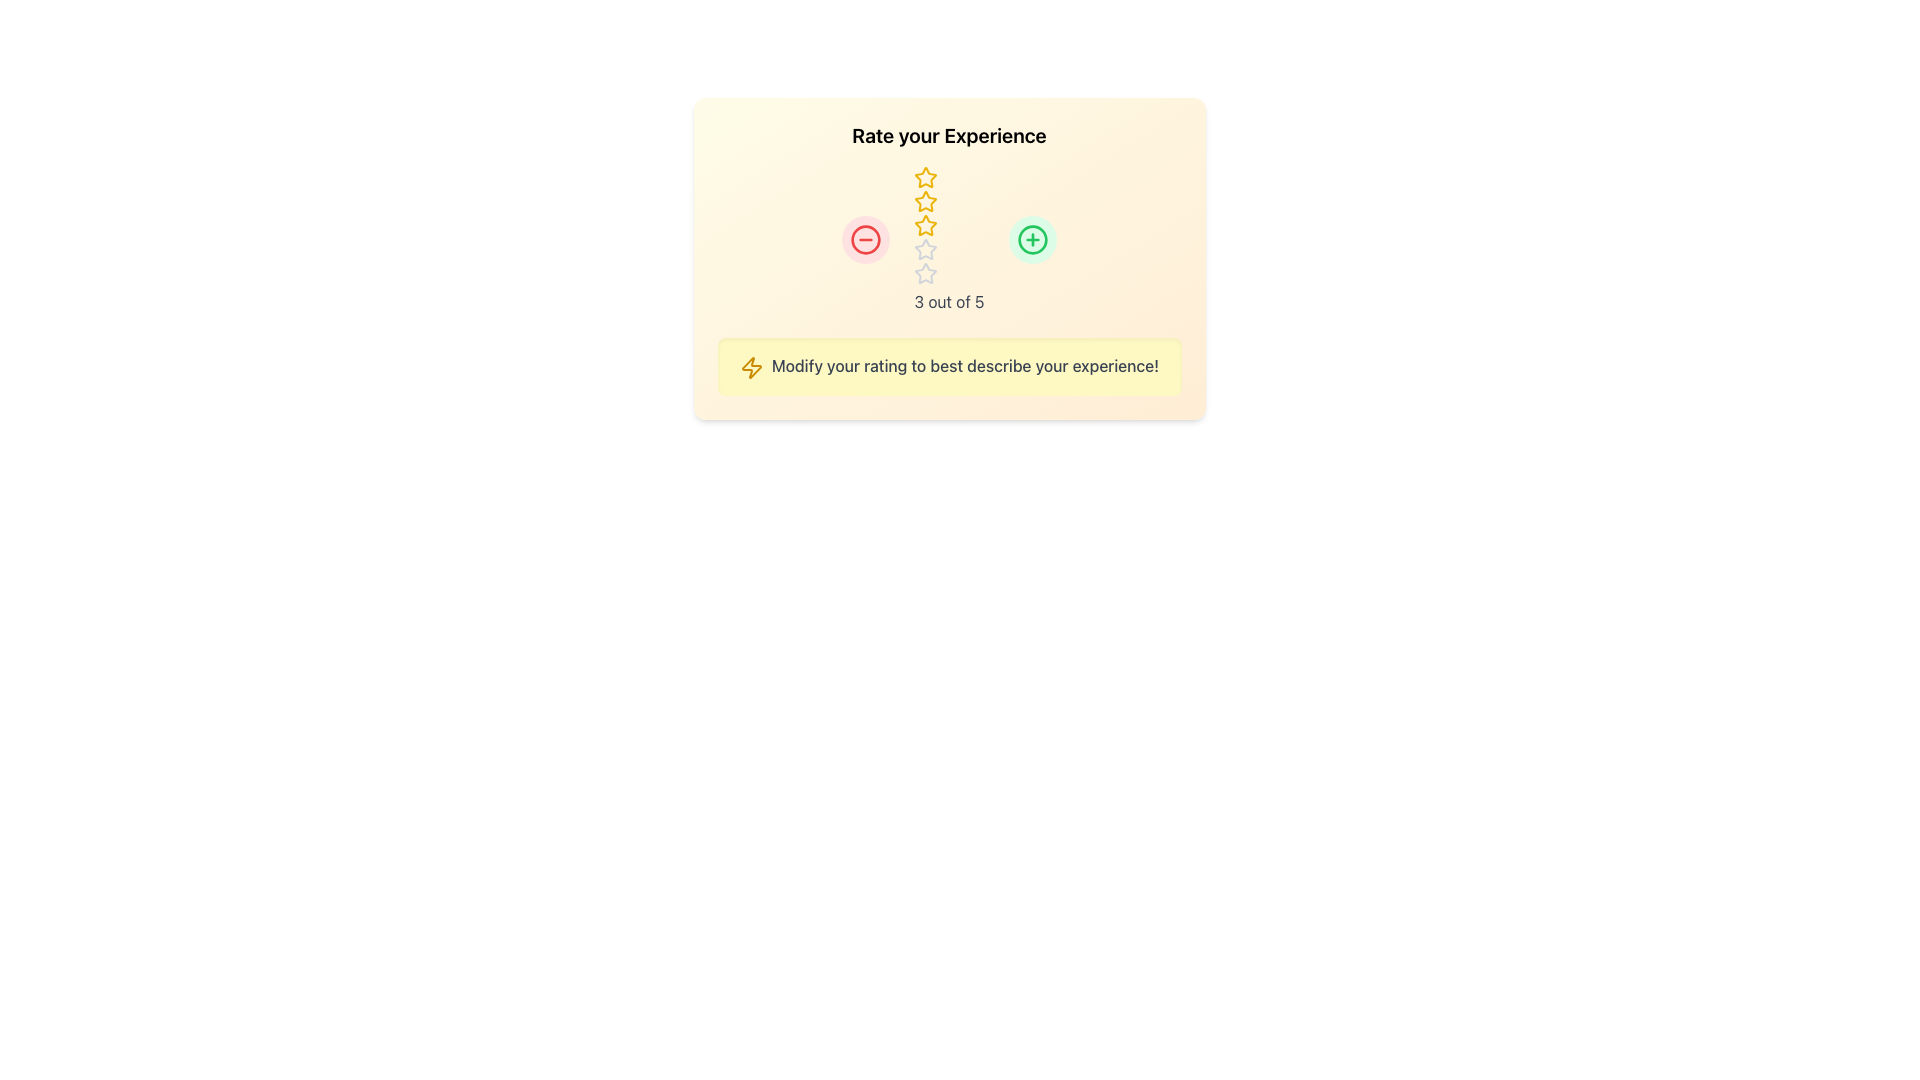 The height and width of the screenshot is (1080, 1920). I want to click on textual rating '3 out of 5' displayed below the three yellow stars and two gray stars in the rating component, so click(948, 238).